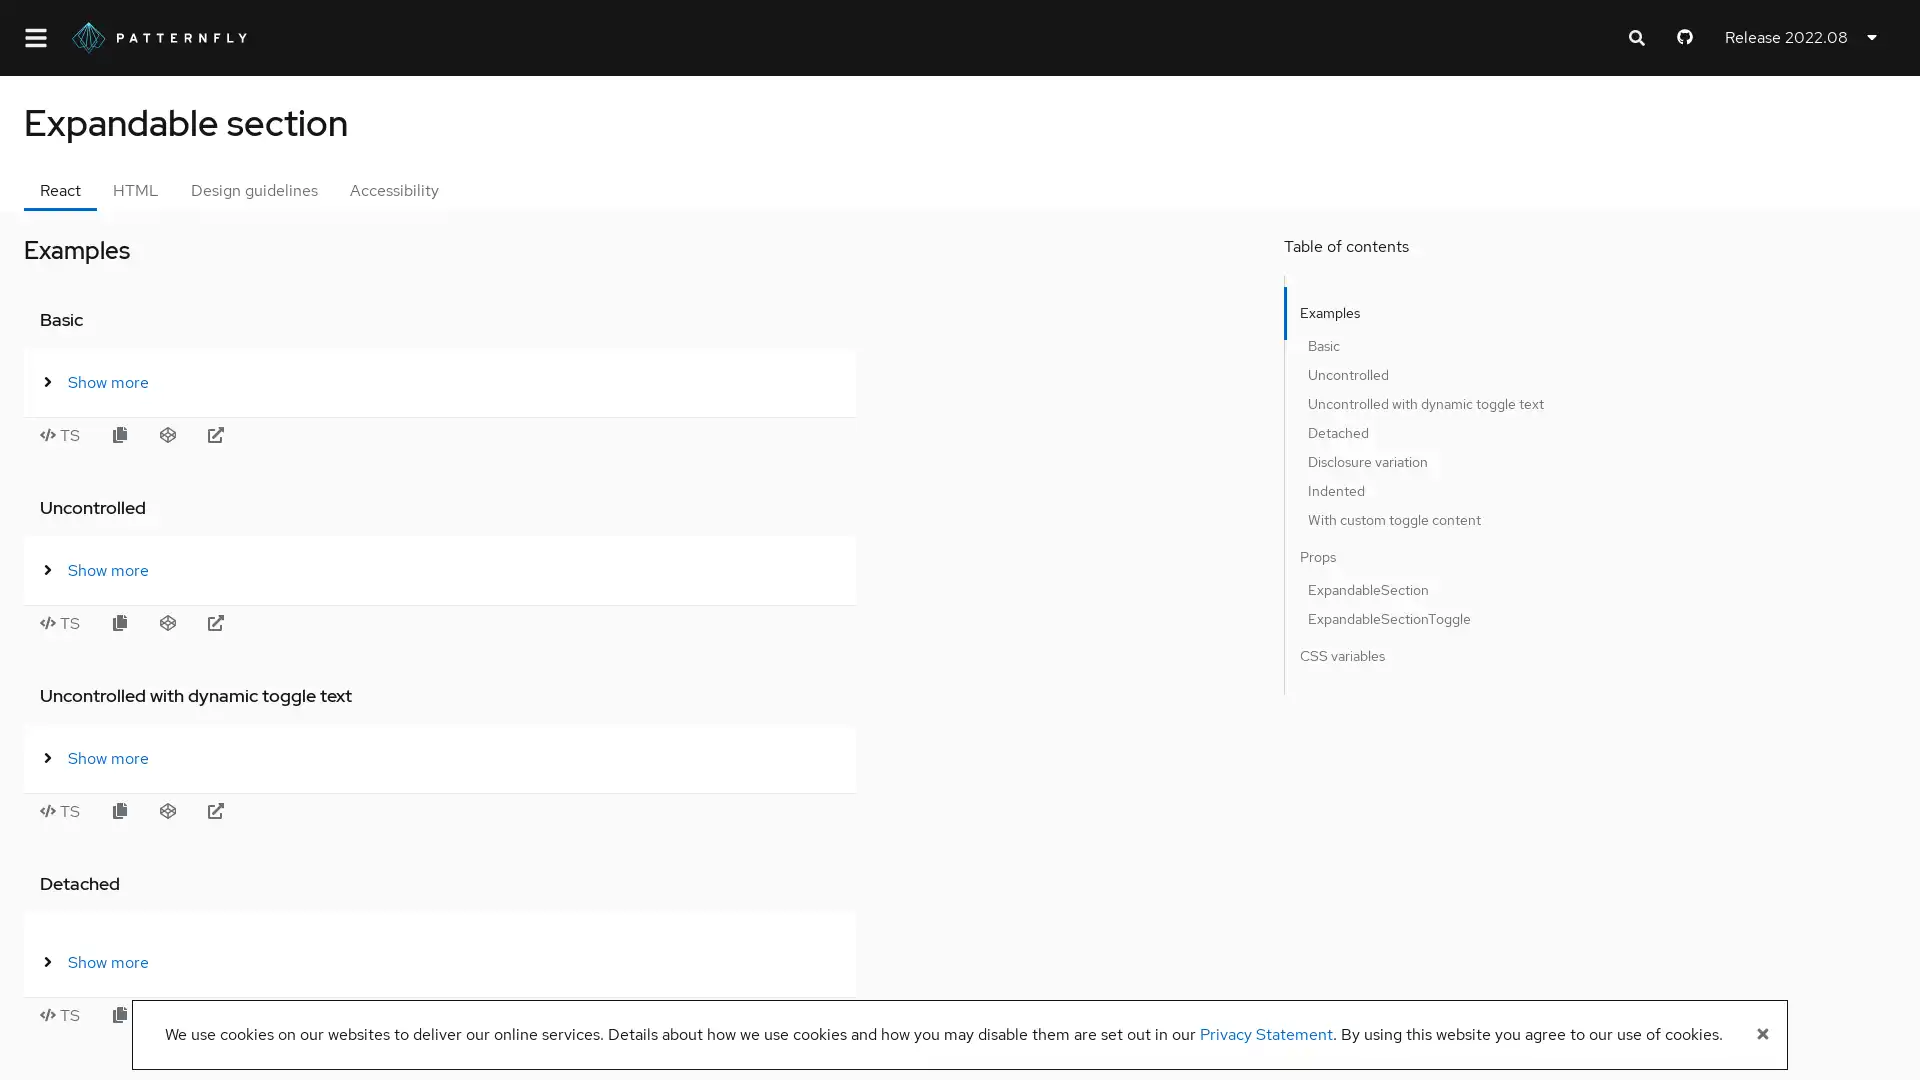 The height and width of the screenshot is (1080, 1920). What do you see at coordinates (392, 758) in the screenshot?
I see `Show more` at bounding box center [392, 758].